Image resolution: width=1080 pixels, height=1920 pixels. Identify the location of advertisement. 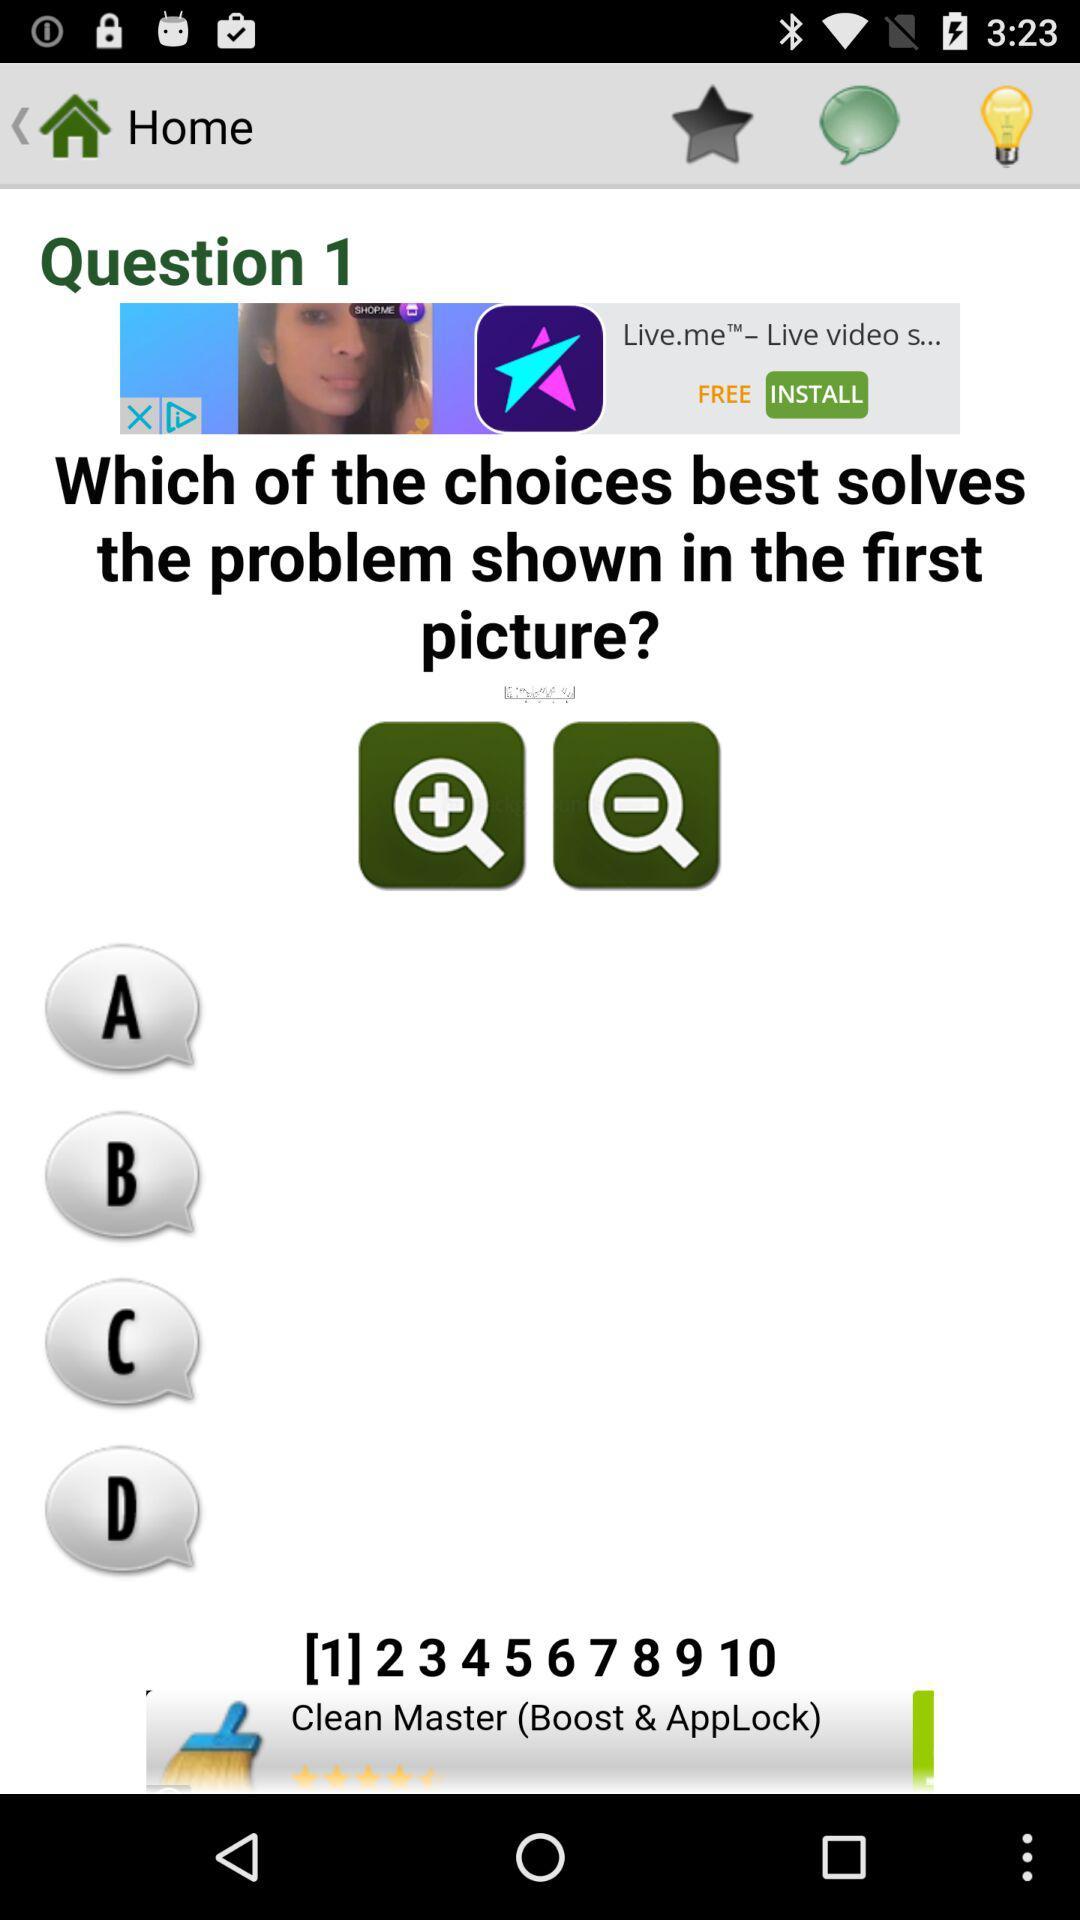
(540, 1741).